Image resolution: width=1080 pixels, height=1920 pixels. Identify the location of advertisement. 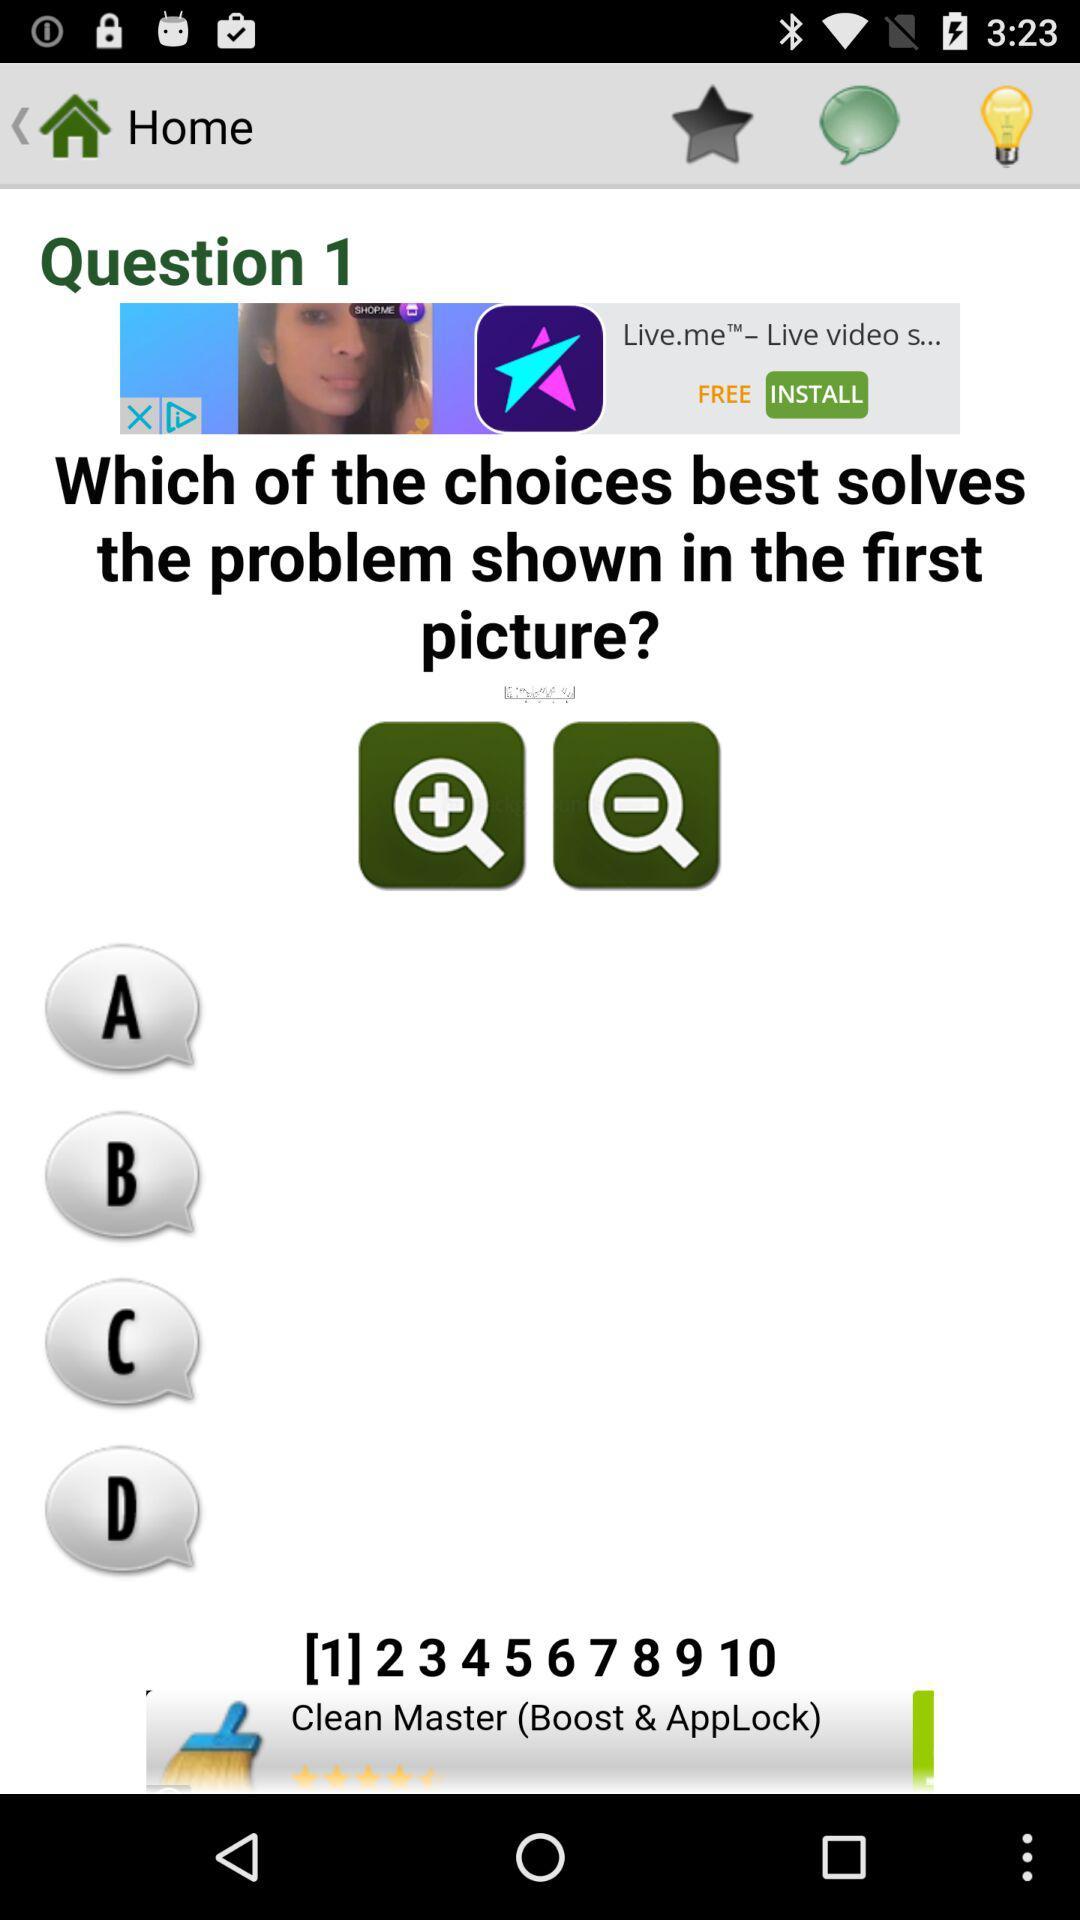
(540, 1741).